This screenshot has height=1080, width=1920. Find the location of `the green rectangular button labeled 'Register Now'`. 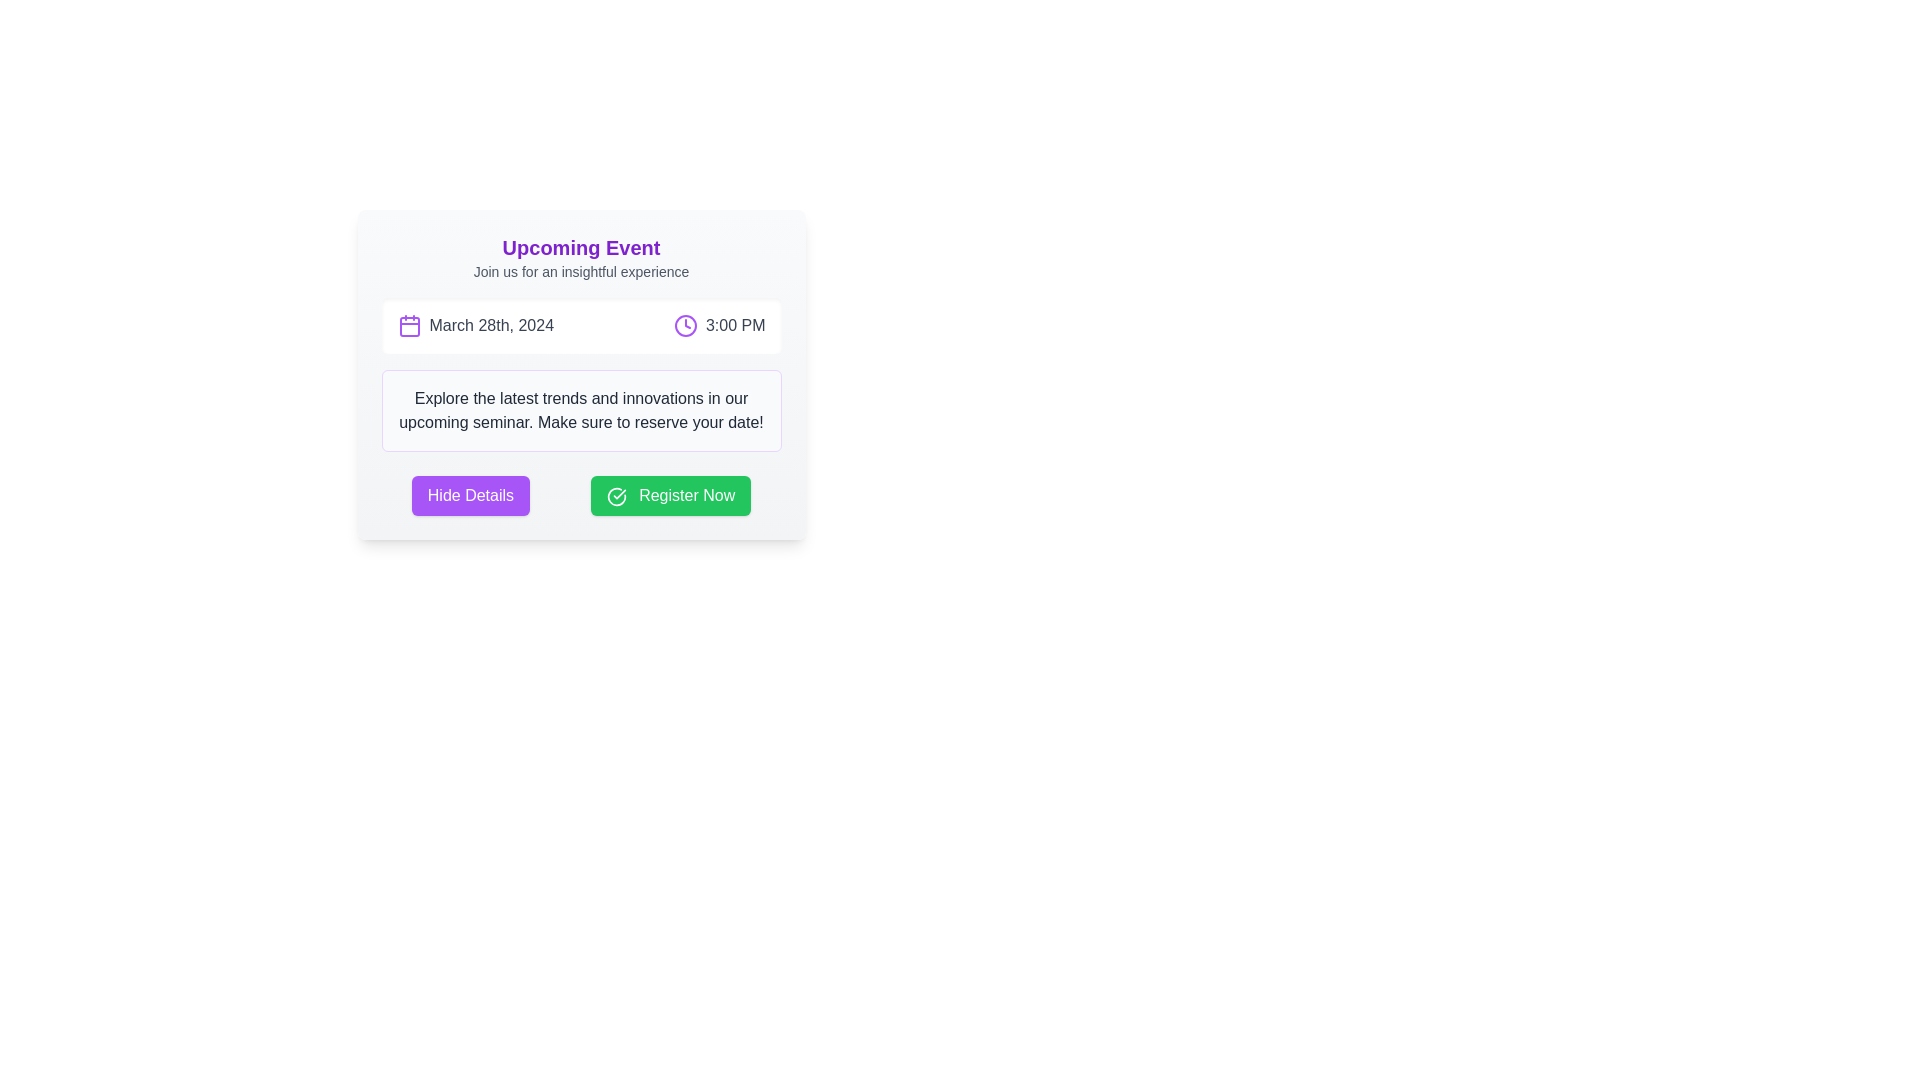

the green rectangular button labeled 'Register Now' is located at coordinates (671, 495).